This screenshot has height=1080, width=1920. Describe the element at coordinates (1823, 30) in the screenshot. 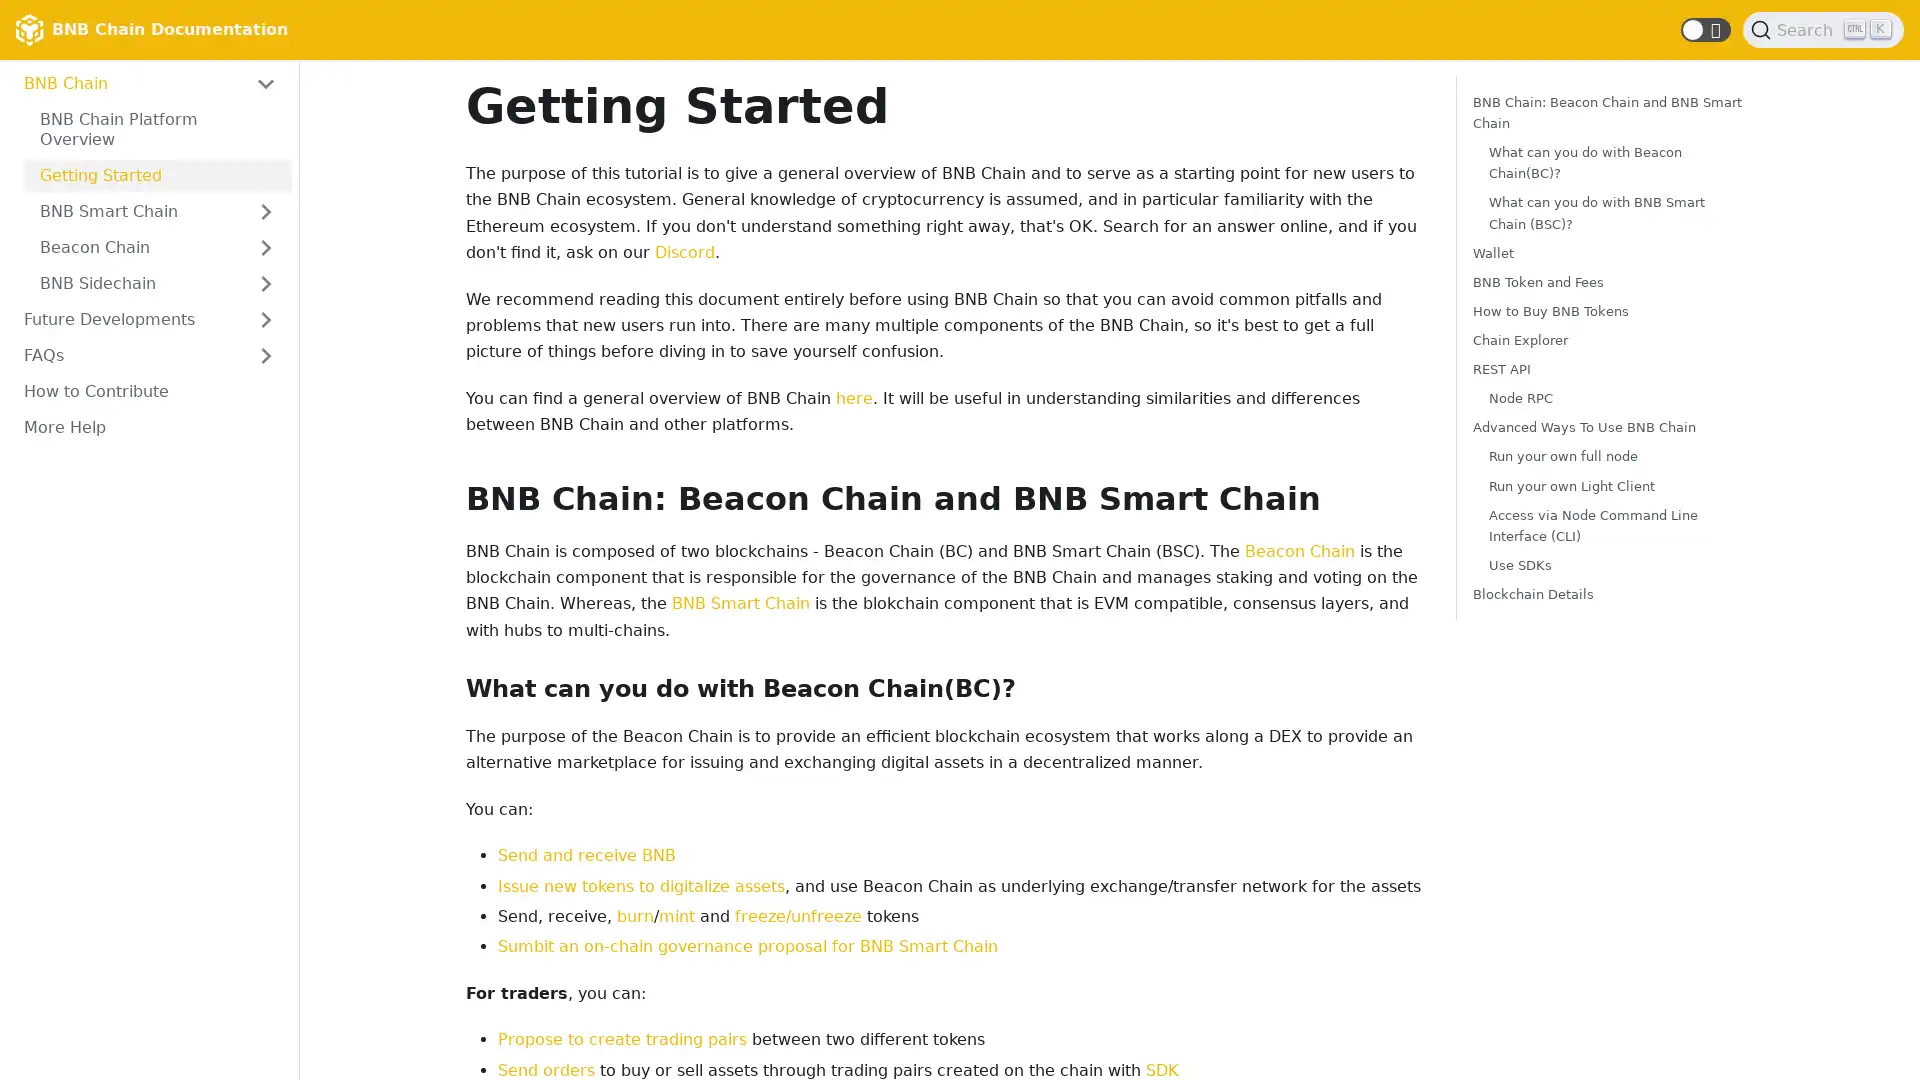

I see `Search` at that location.